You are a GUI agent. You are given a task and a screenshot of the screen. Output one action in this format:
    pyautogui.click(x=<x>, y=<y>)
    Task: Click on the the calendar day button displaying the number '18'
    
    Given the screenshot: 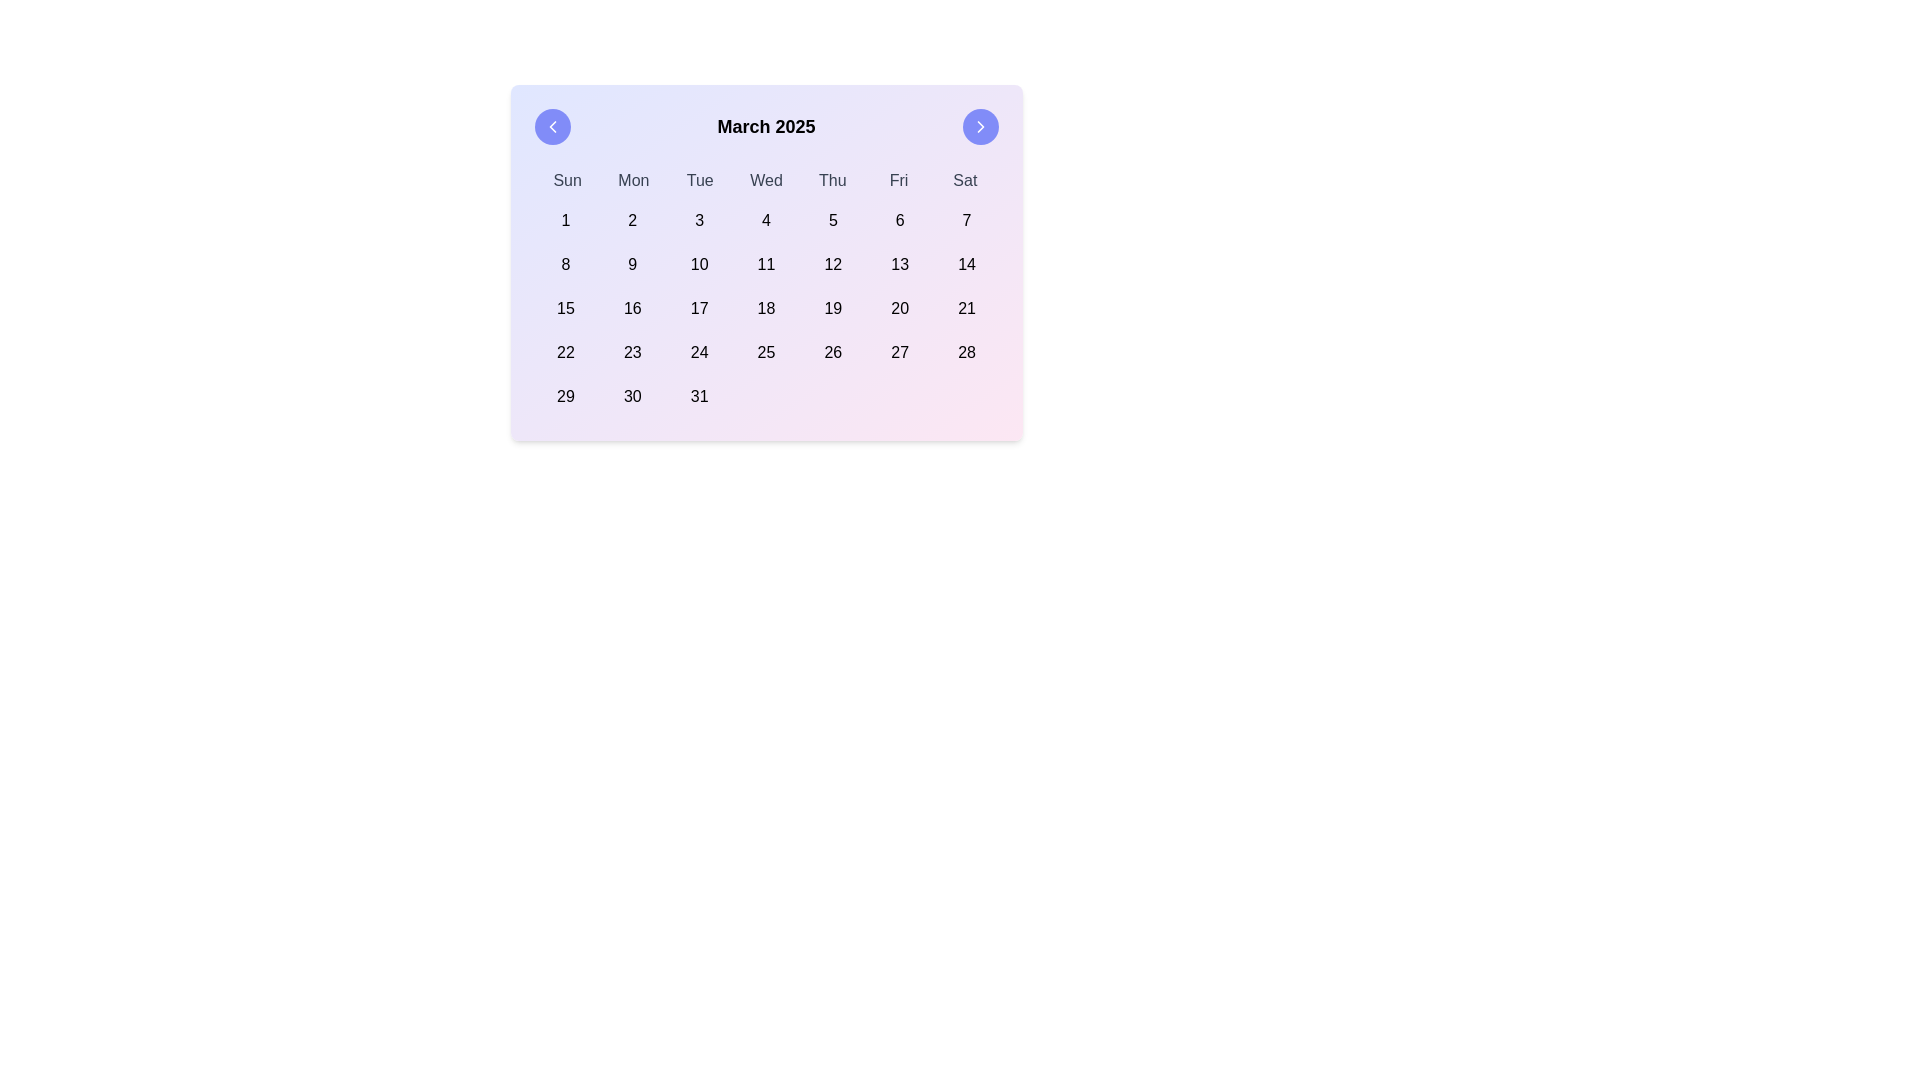 What is the action you would take?
    pyautogui.click(x=765, y=308)
    